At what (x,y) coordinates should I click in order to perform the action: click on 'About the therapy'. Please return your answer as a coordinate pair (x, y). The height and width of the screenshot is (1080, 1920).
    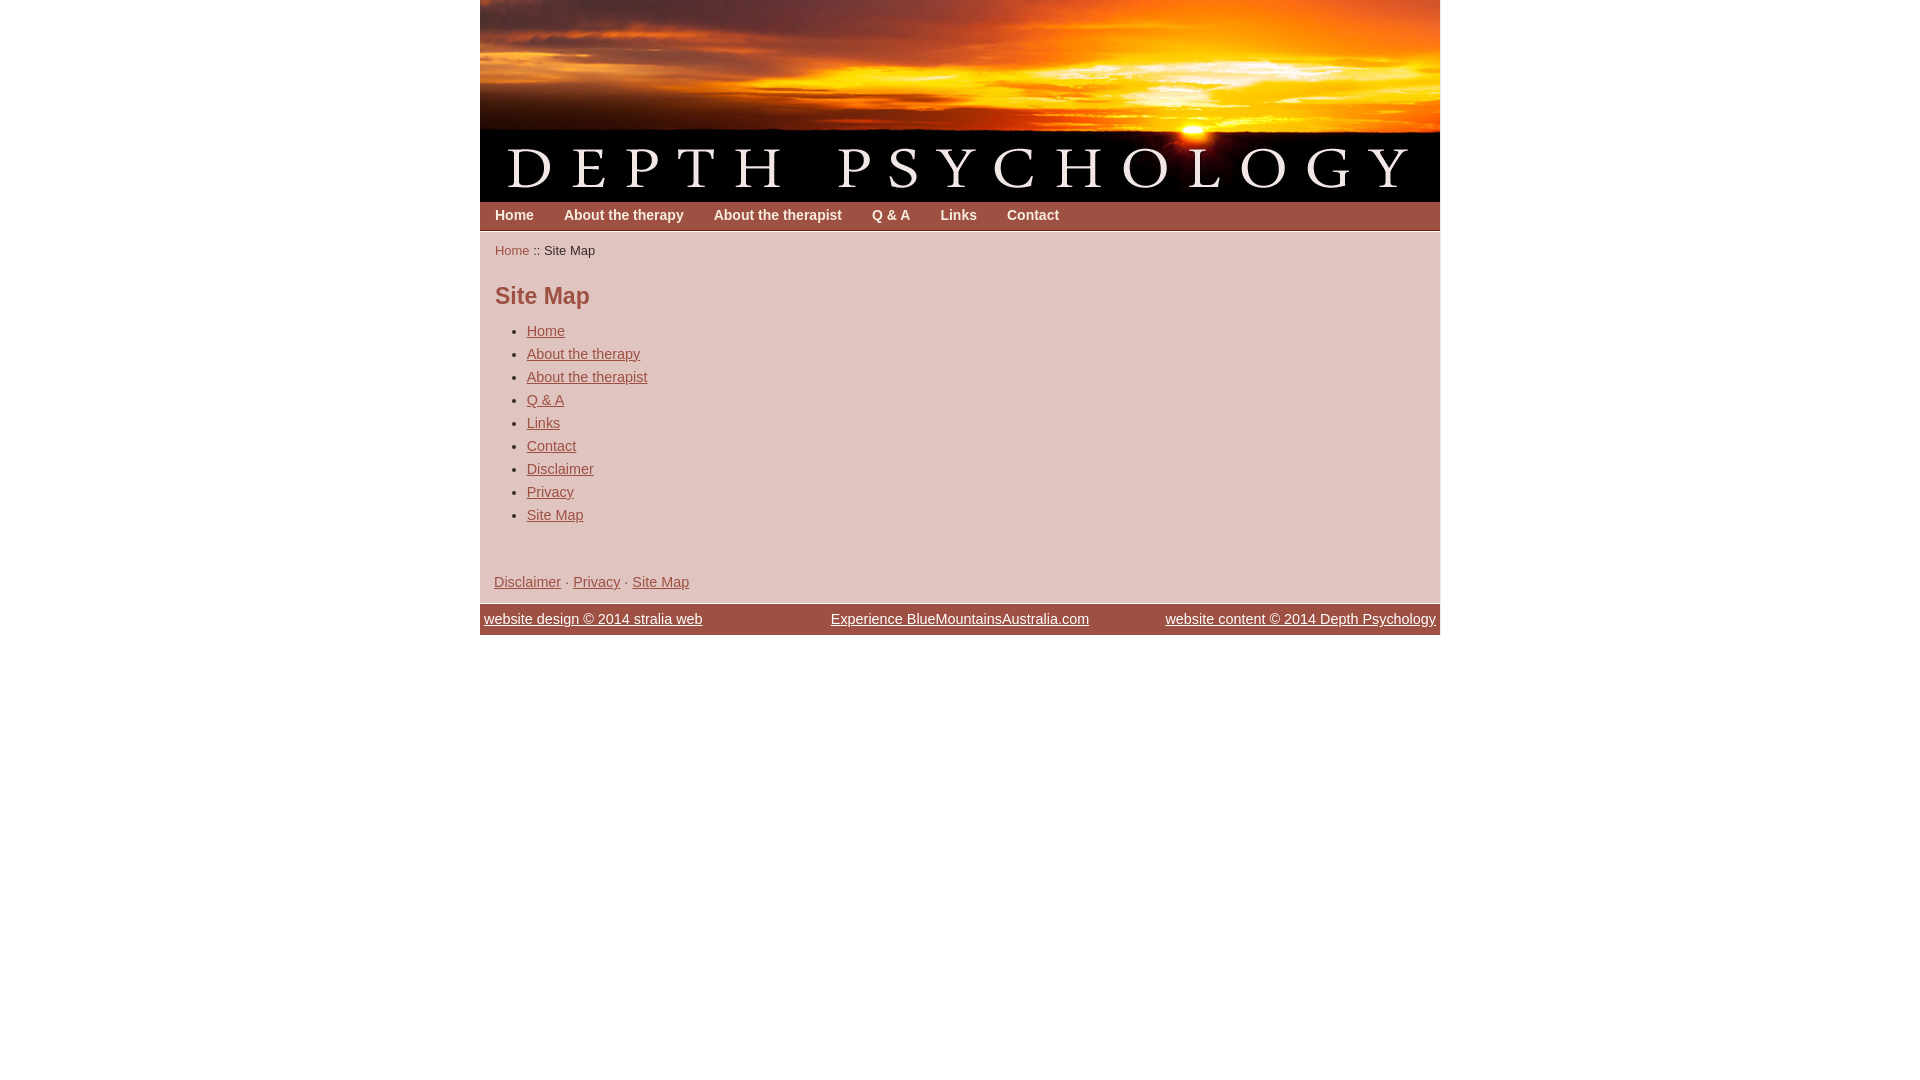
    Looking at the image, I should click on (583, 353).